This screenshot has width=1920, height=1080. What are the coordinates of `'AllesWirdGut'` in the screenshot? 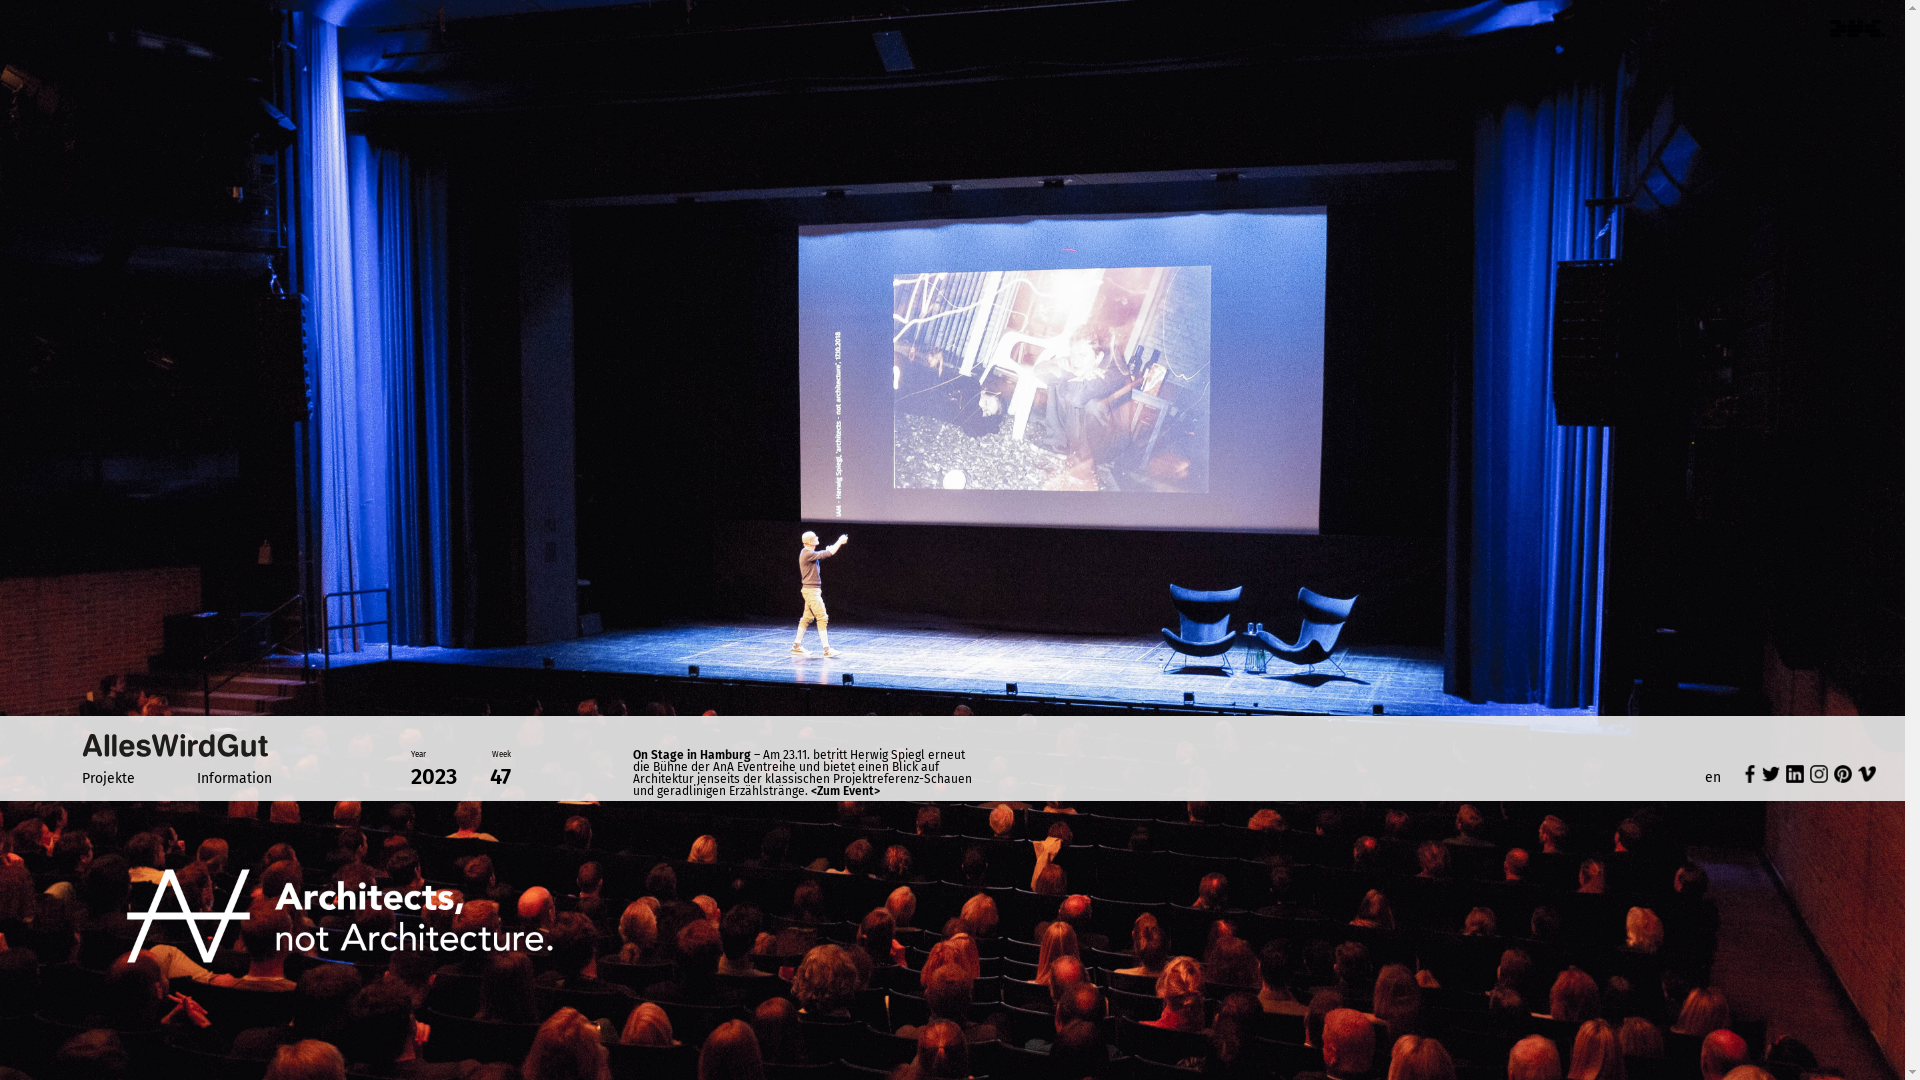 It's located at (80, 744).